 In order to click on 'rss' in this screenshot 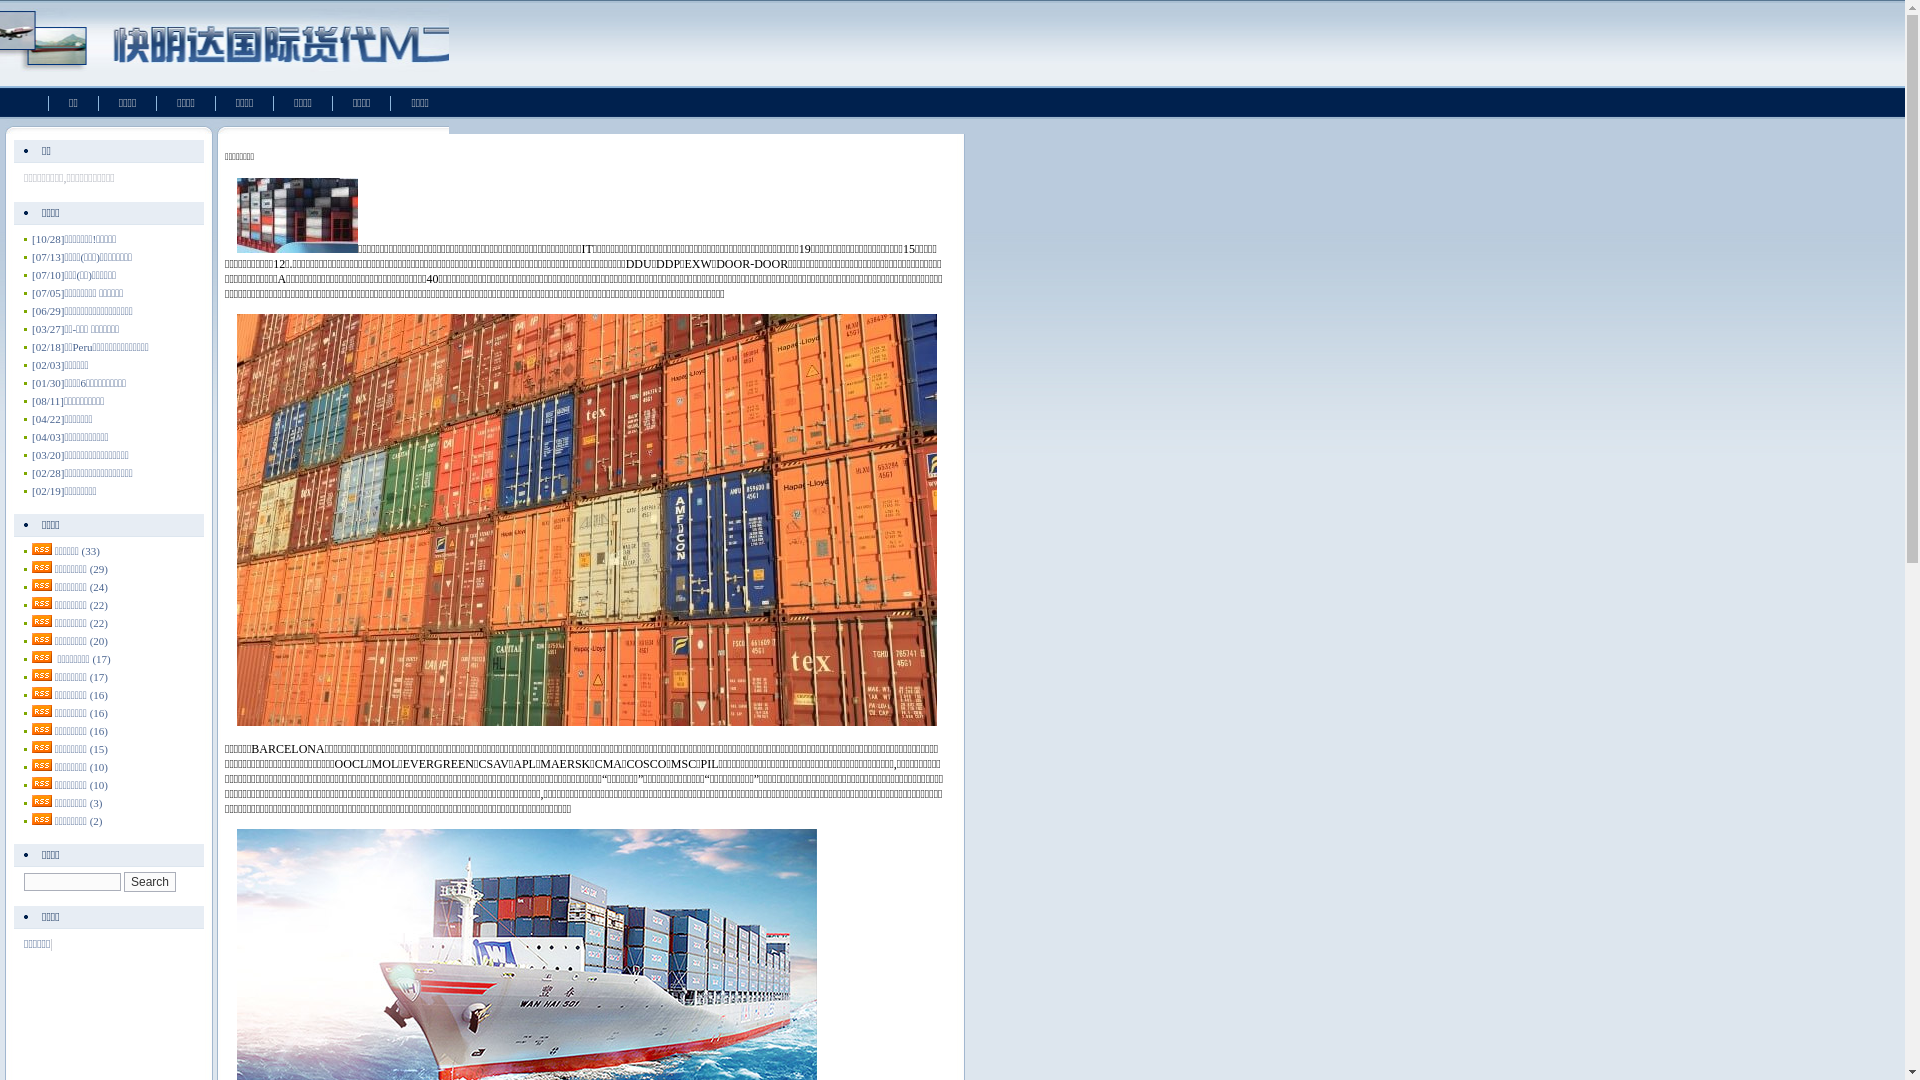, I will do `click(42, 639)`.